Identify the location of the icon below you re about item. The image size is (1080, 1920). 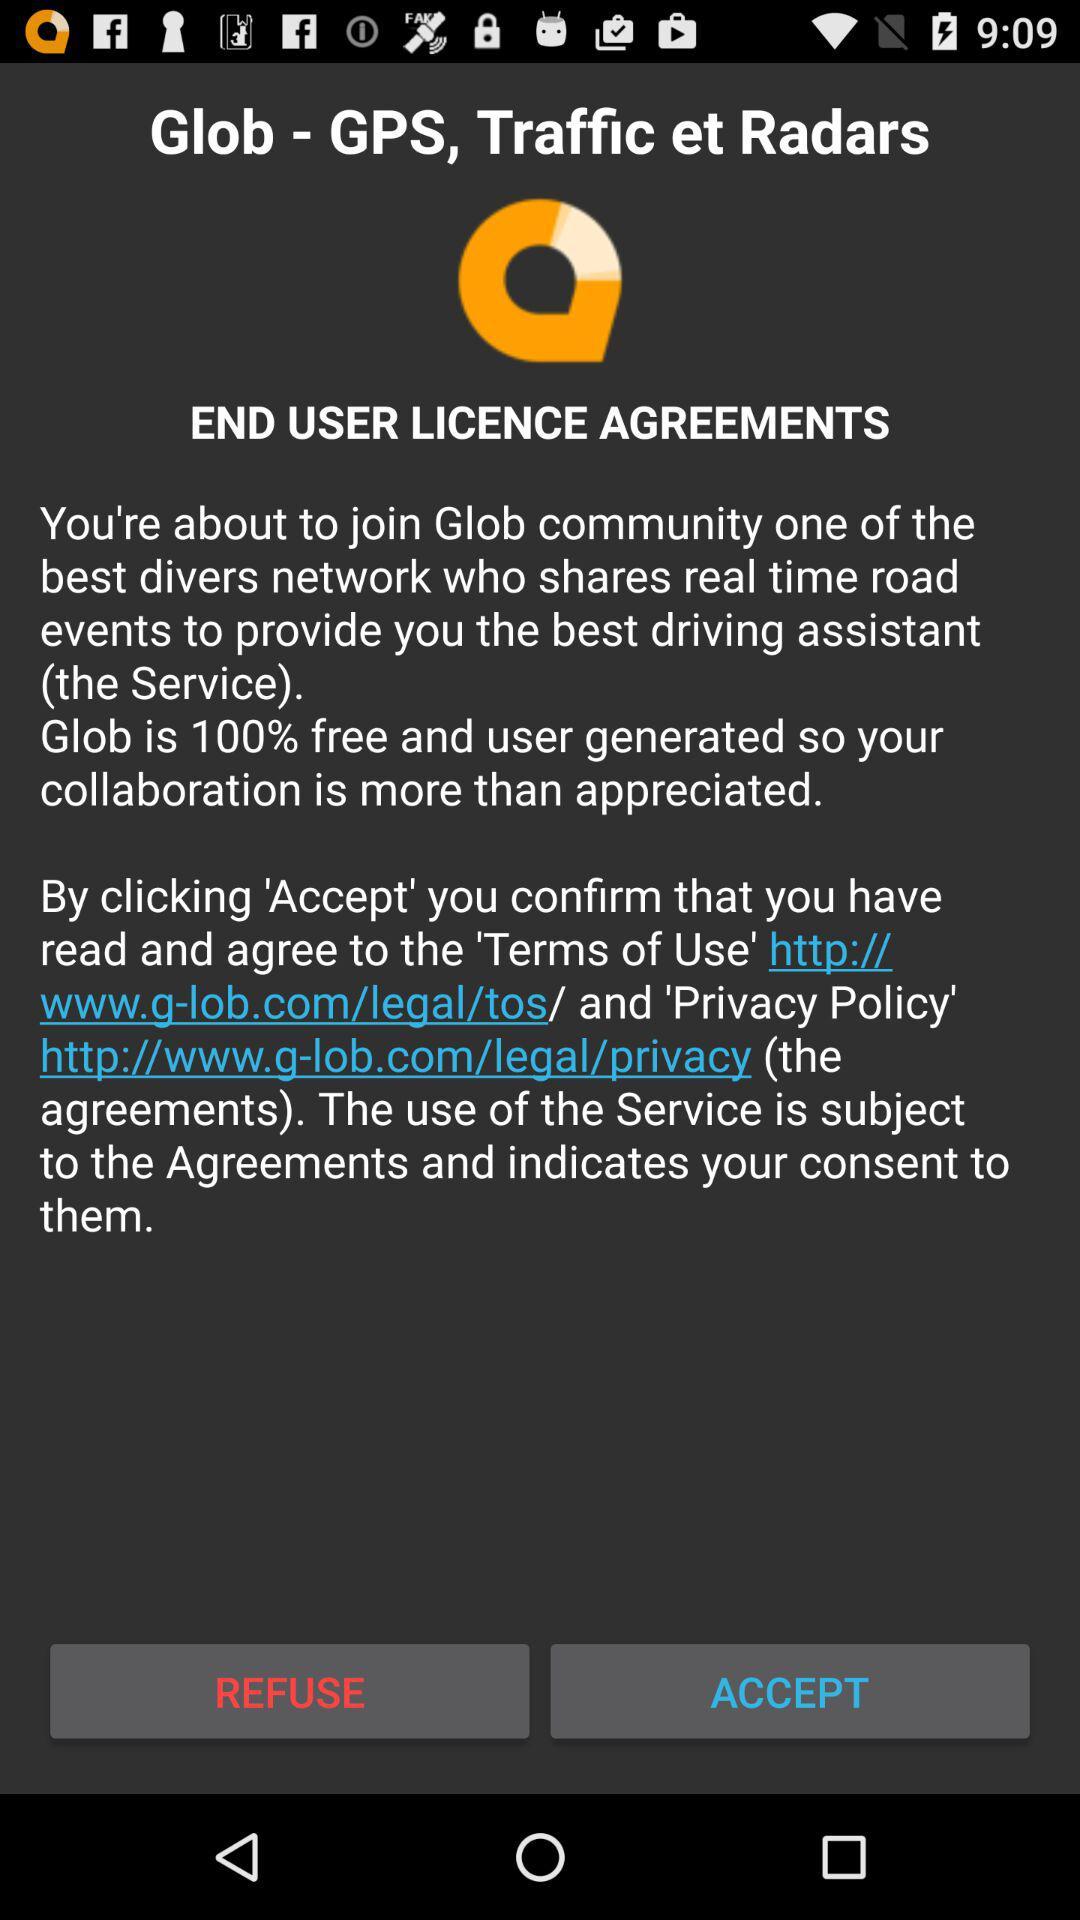
(789, 1690).